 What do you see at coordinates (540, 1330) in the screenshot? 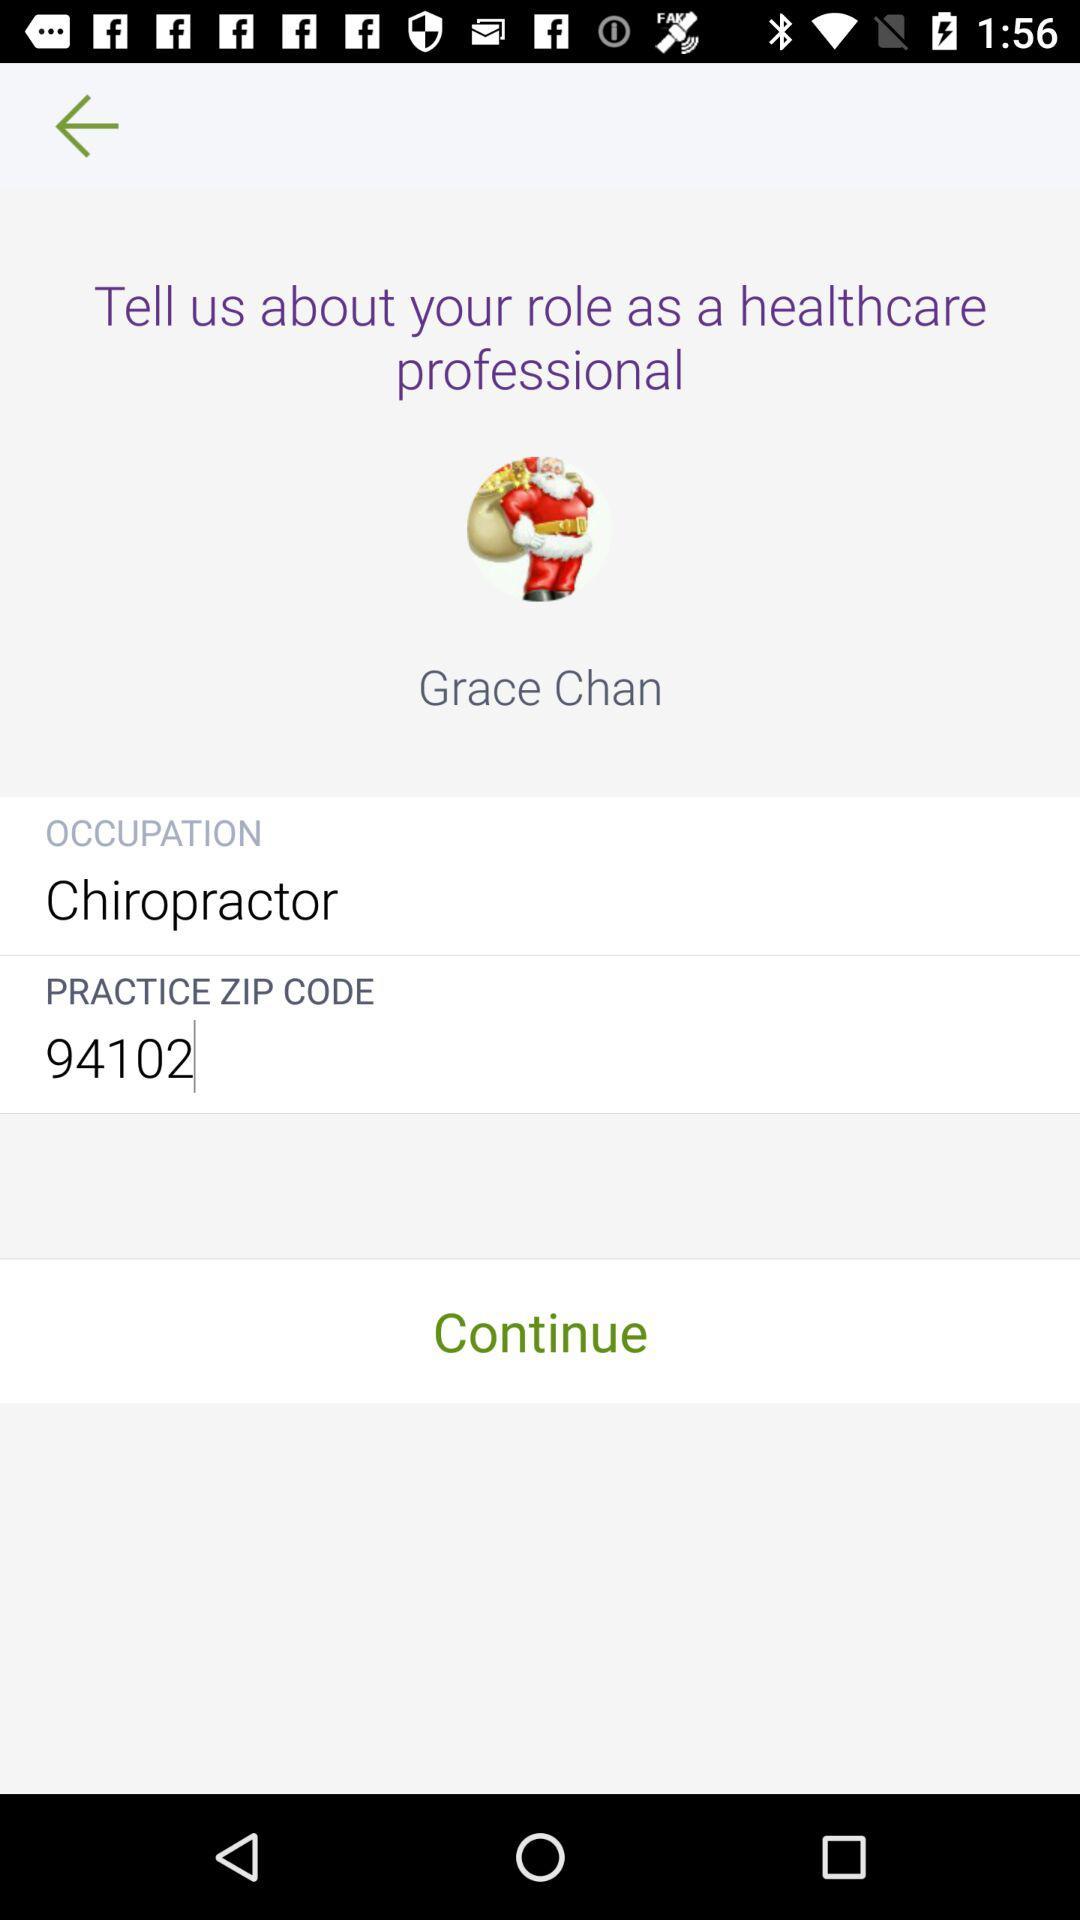
I see `icon below 94102` at bounding box center [540, 1330].